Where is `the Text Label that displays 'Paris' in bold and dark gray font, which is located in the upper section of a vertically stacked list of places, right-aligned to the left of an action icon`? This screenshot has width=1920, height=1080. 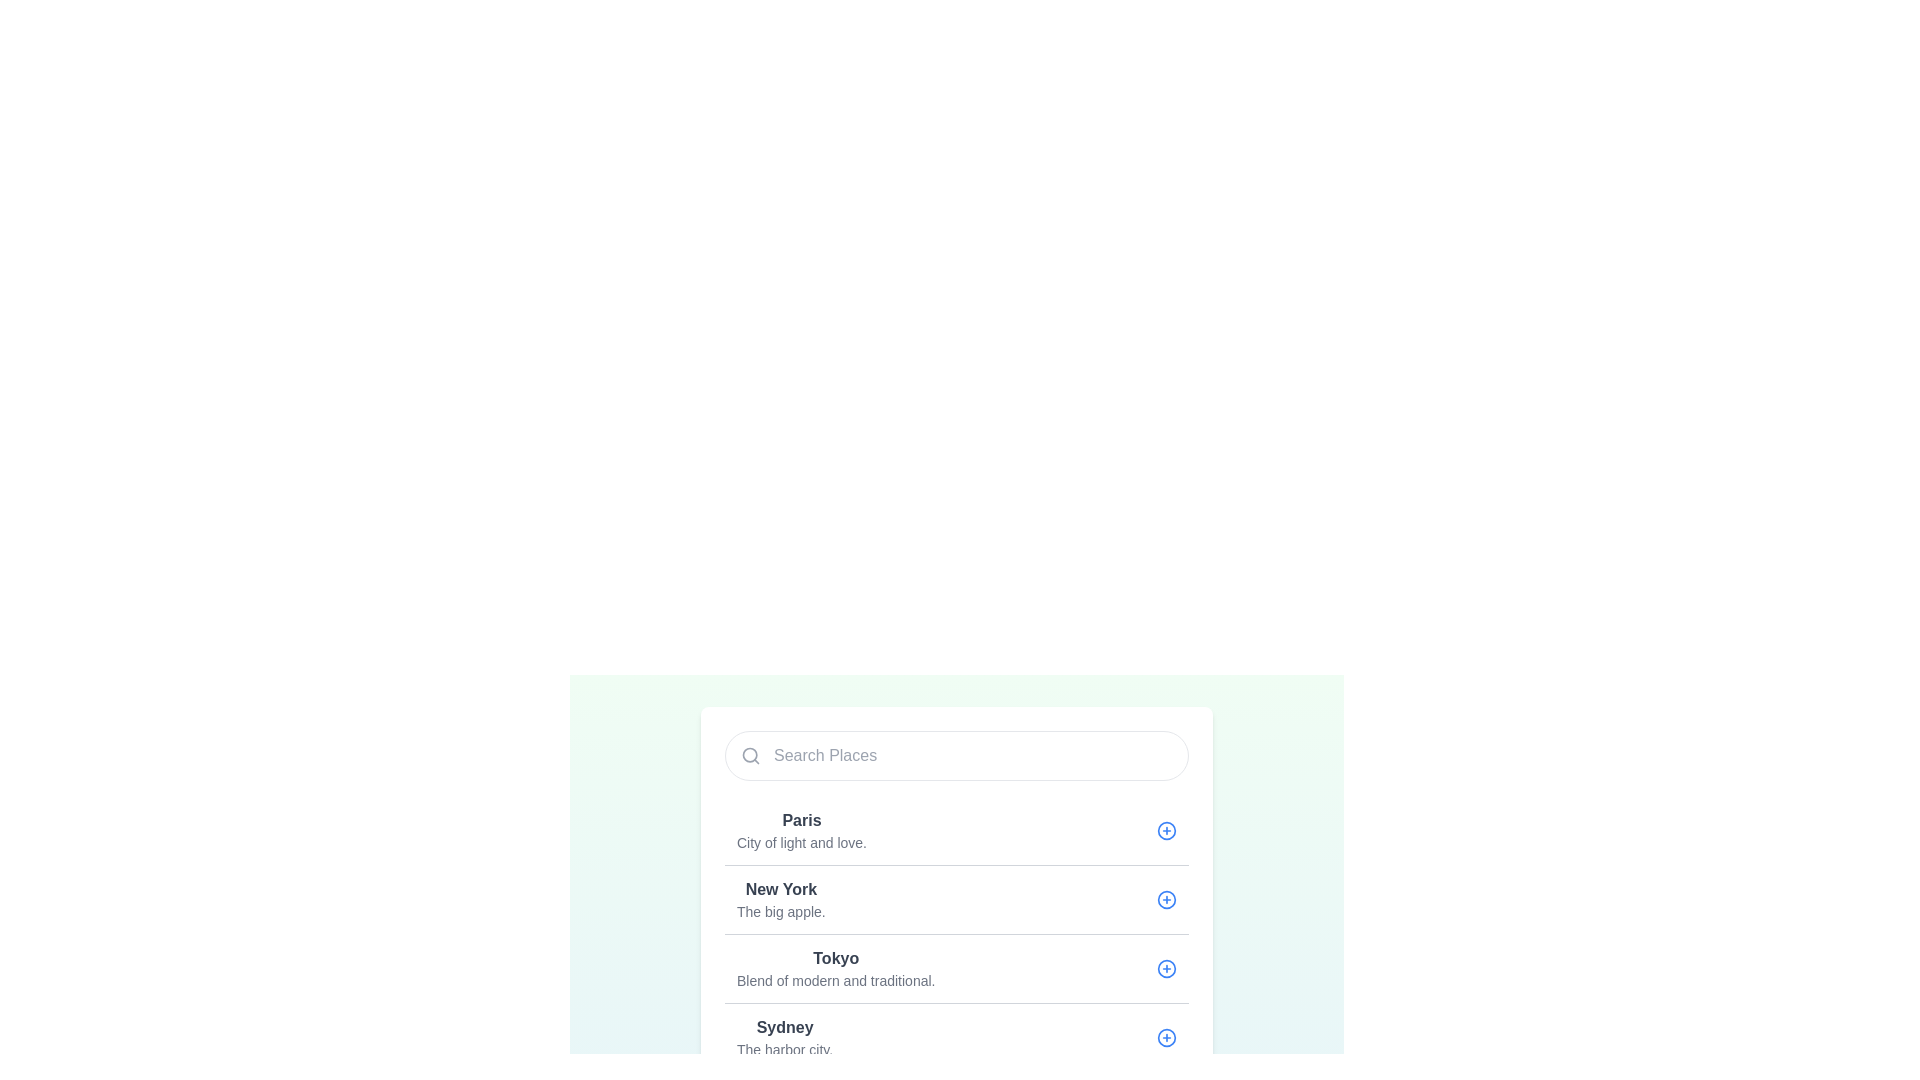
the Text Label that displays 'Paris' in bold and dark gray font, which is located in the upper section of a vertically stacked list of places, right-aligned to the left of an action icon is located at coordinates (801, 830).